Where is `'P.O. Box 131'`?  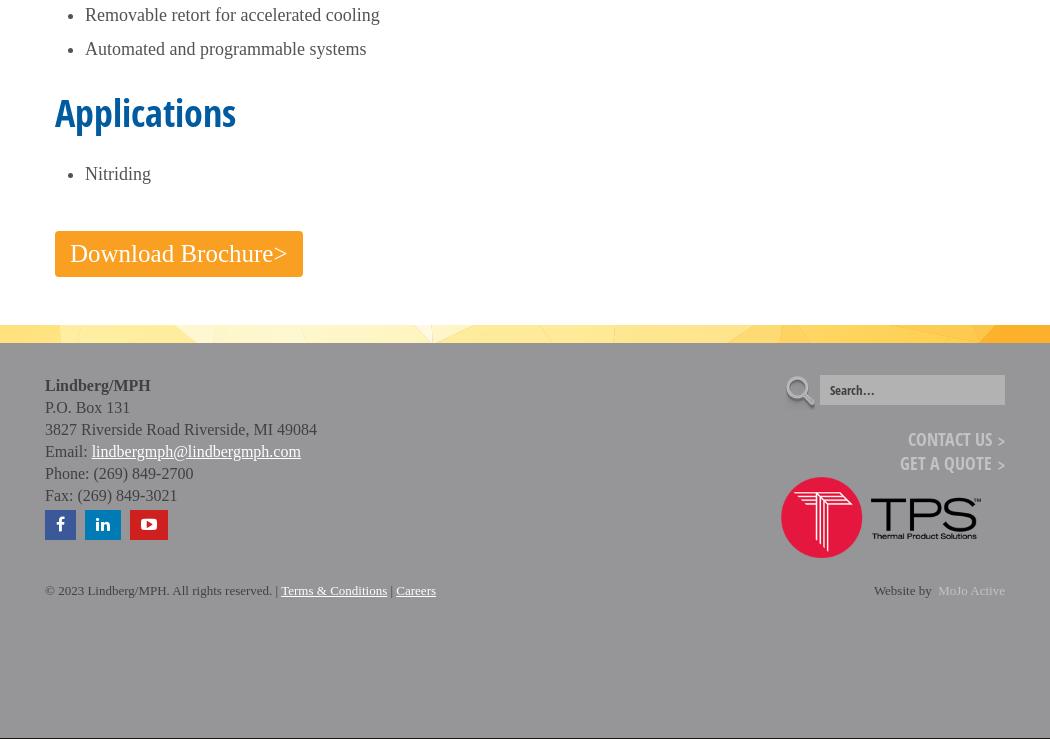
'P.O. Box 131' is located at coordinates (87, 406).